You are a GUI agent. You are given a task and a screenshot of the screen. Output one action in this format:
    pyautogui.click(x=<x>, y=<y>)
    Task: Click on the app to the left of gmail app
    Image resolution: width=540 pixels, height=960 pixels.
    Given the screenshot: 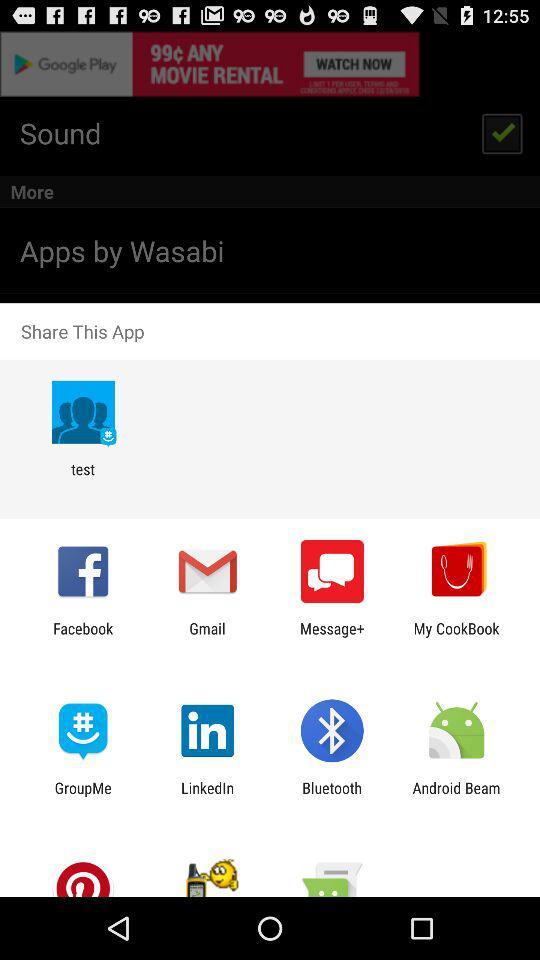 What is the action you would take?
    pyautogui.click(x=82, y=636)
    